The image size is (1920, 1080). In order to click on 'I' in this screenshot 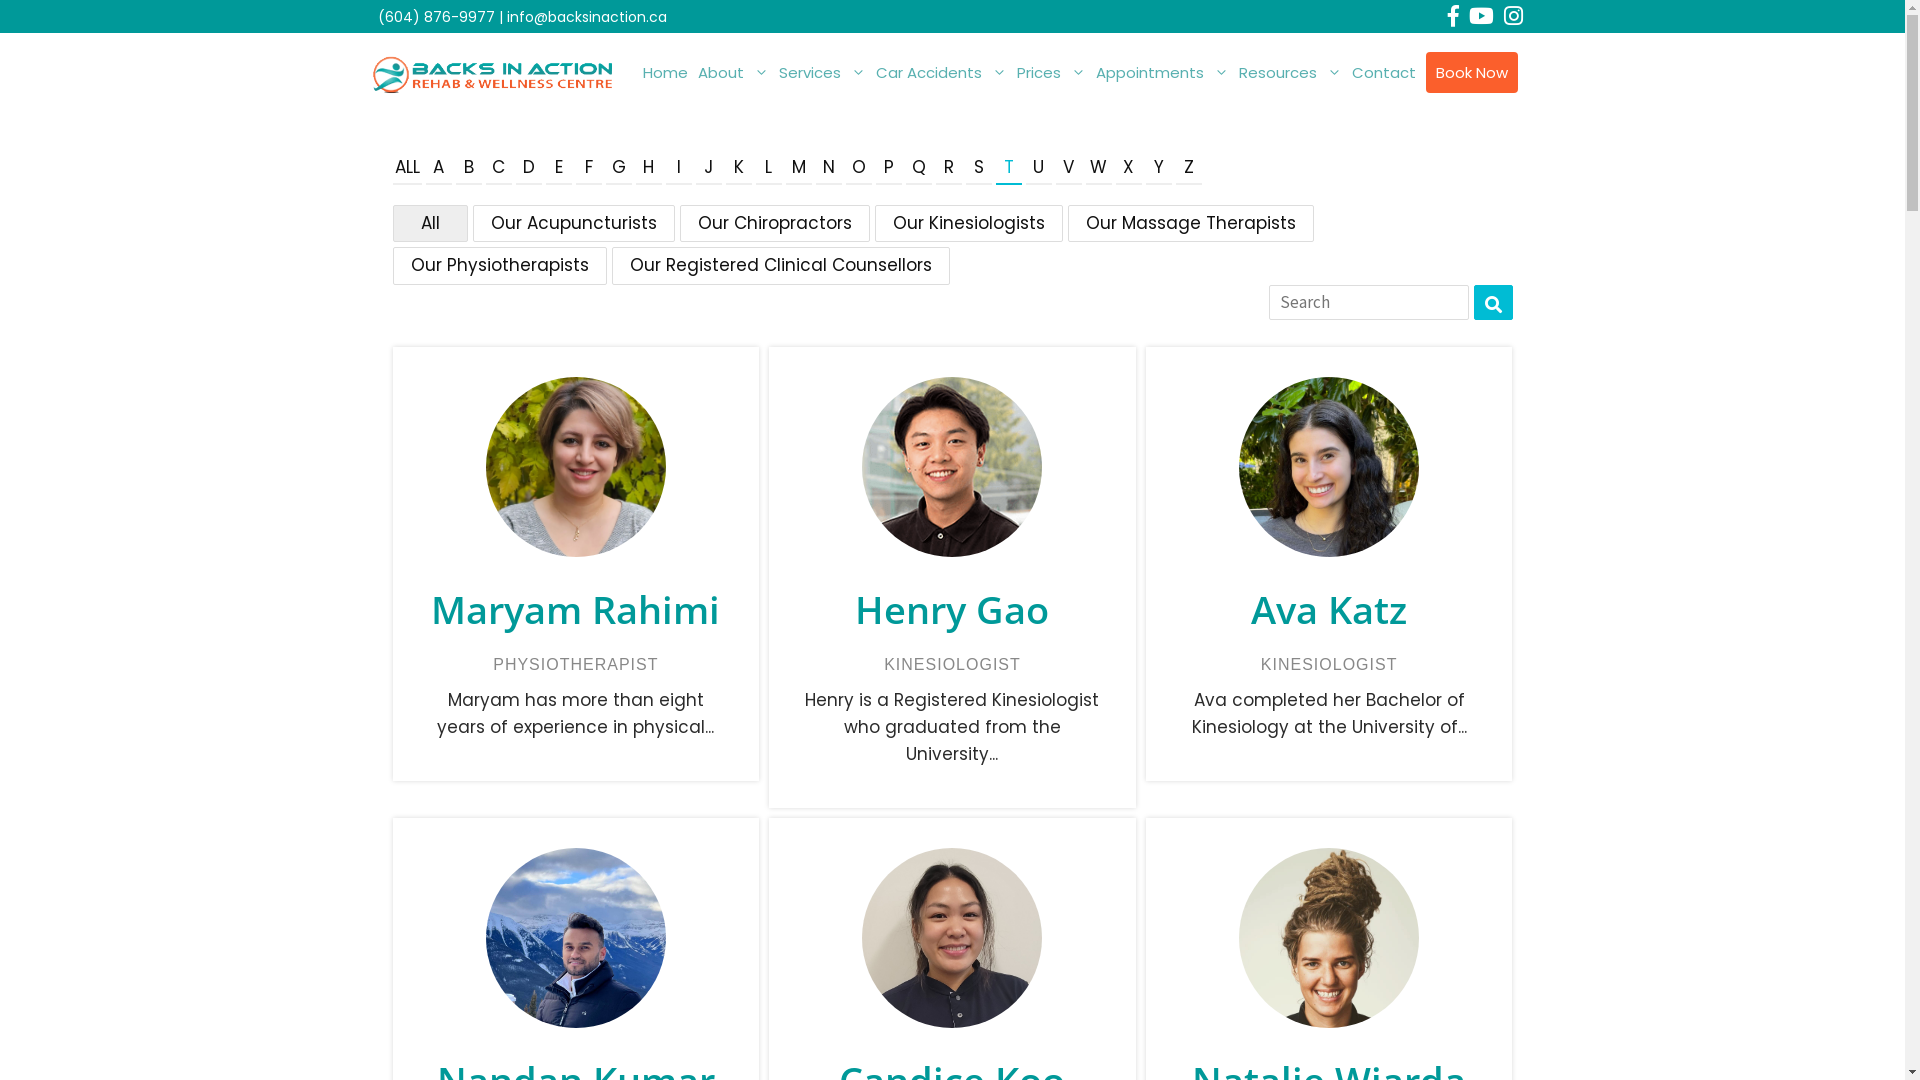, I will do `click(678, 168)`.